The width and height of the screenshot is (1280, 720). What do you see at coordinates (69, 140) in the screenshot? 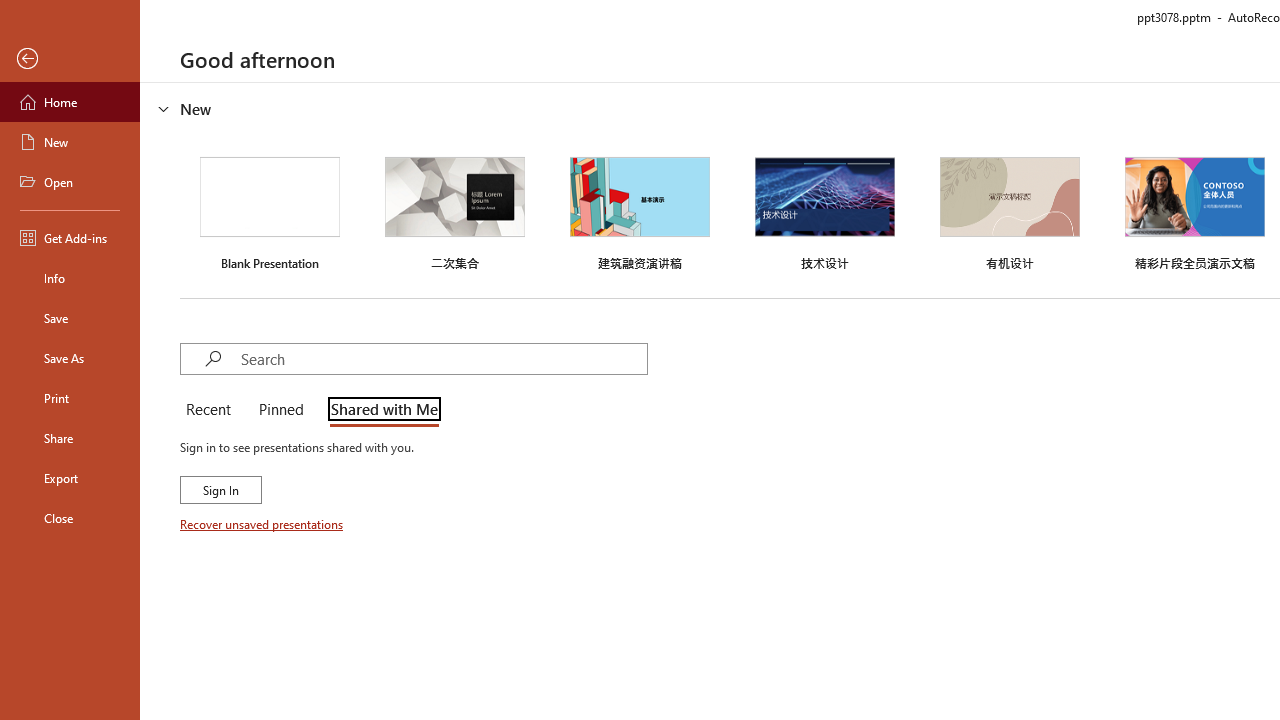
I see `'New'` at bounding box center [69, 140].